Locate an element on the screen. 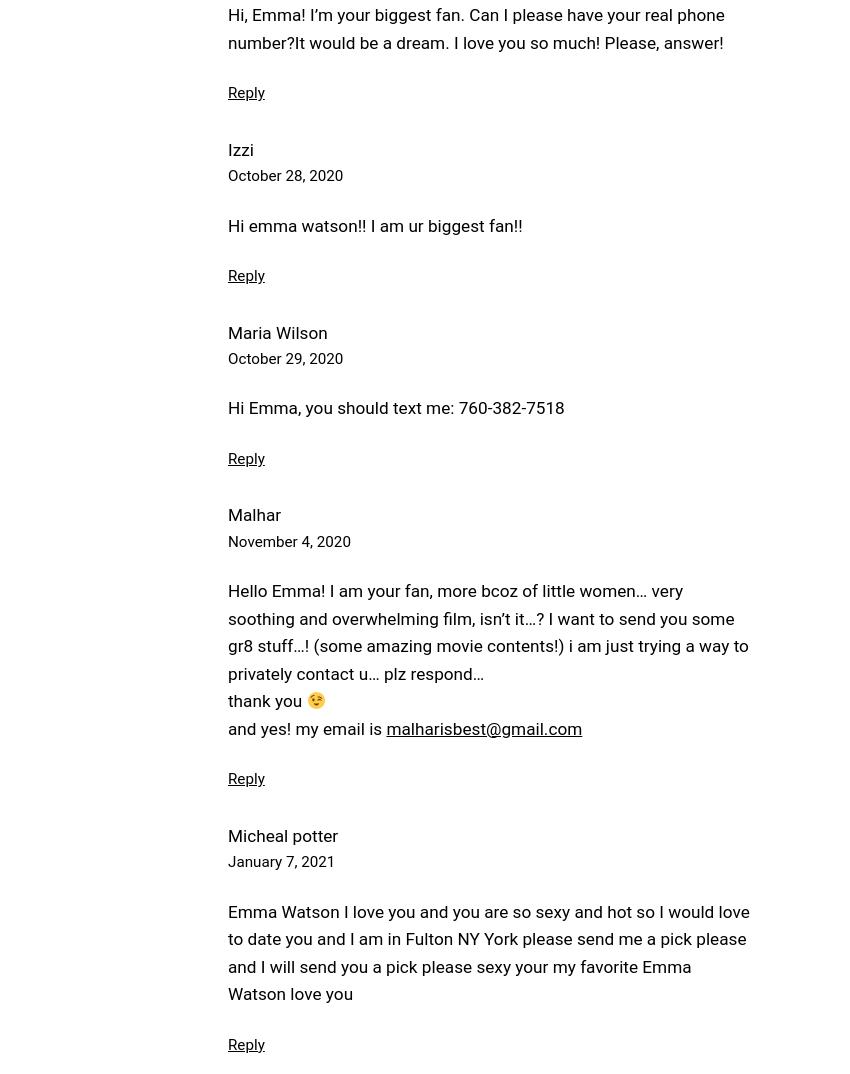 The height and width of the screenshot is (1074, 850). 'Hi, Emma! I’m your biggest fan. Can I please have your real phone number?It would be a dream.  I love you so much! Please, answer!' is located at coordinates (476, 27).